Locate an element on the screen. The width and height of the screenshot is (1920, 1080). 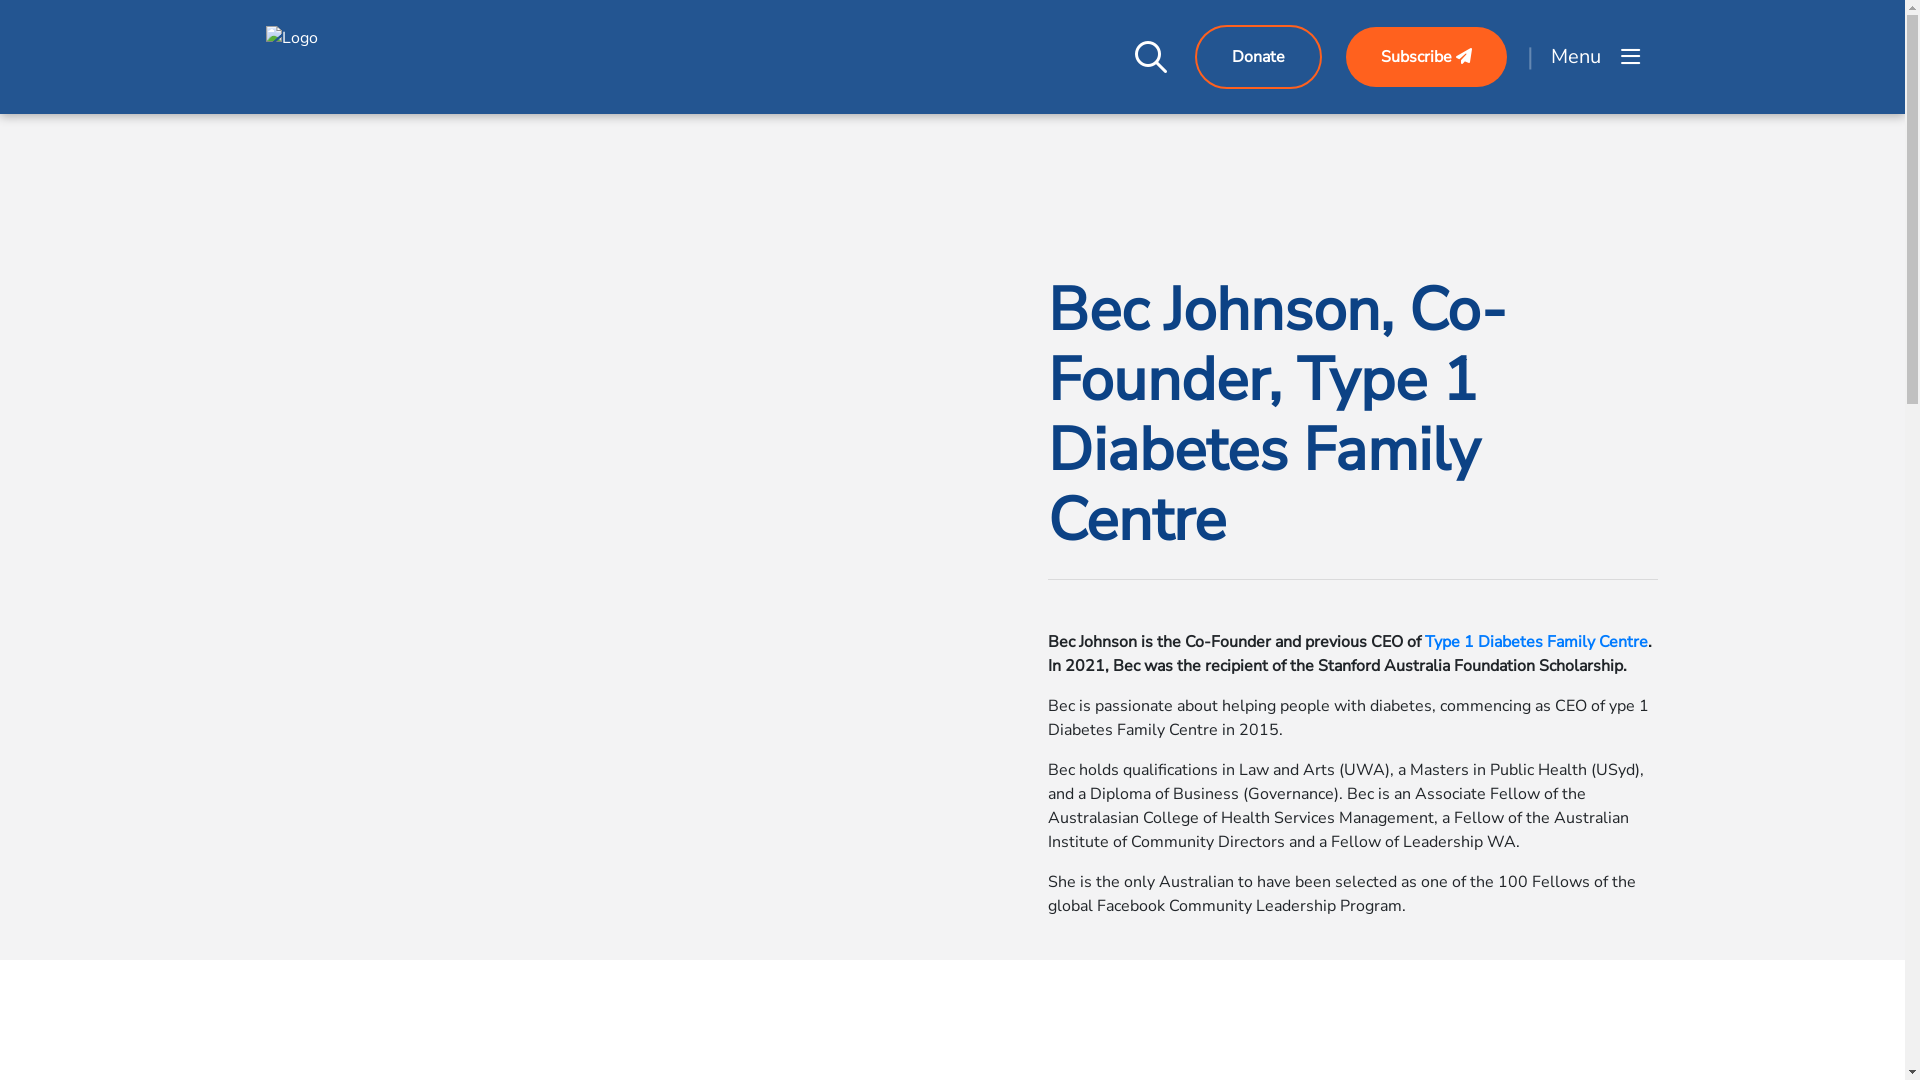
'Type 1 Diabetes Family Centre' is located at coordinates (1423, 641).